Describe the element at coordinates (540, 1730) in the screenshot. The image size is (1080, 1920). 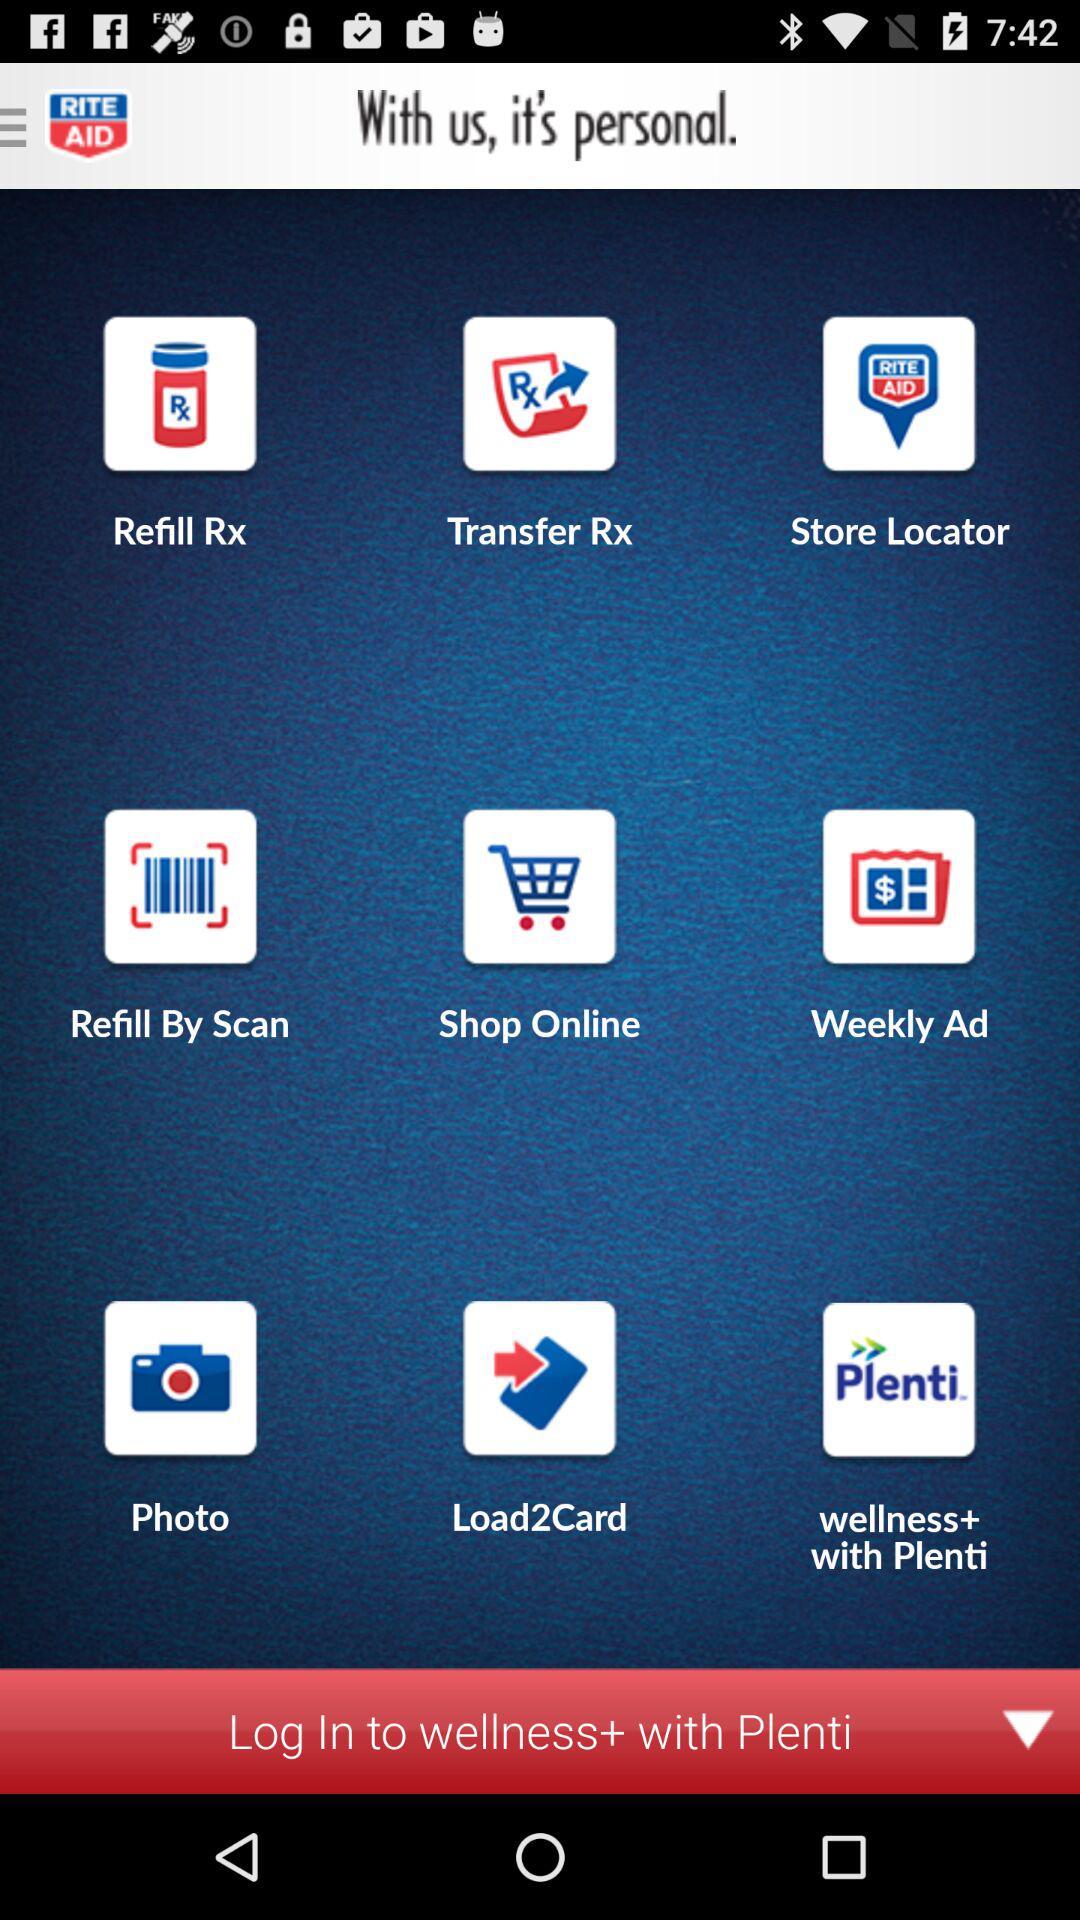
I see `log in to` at that location.